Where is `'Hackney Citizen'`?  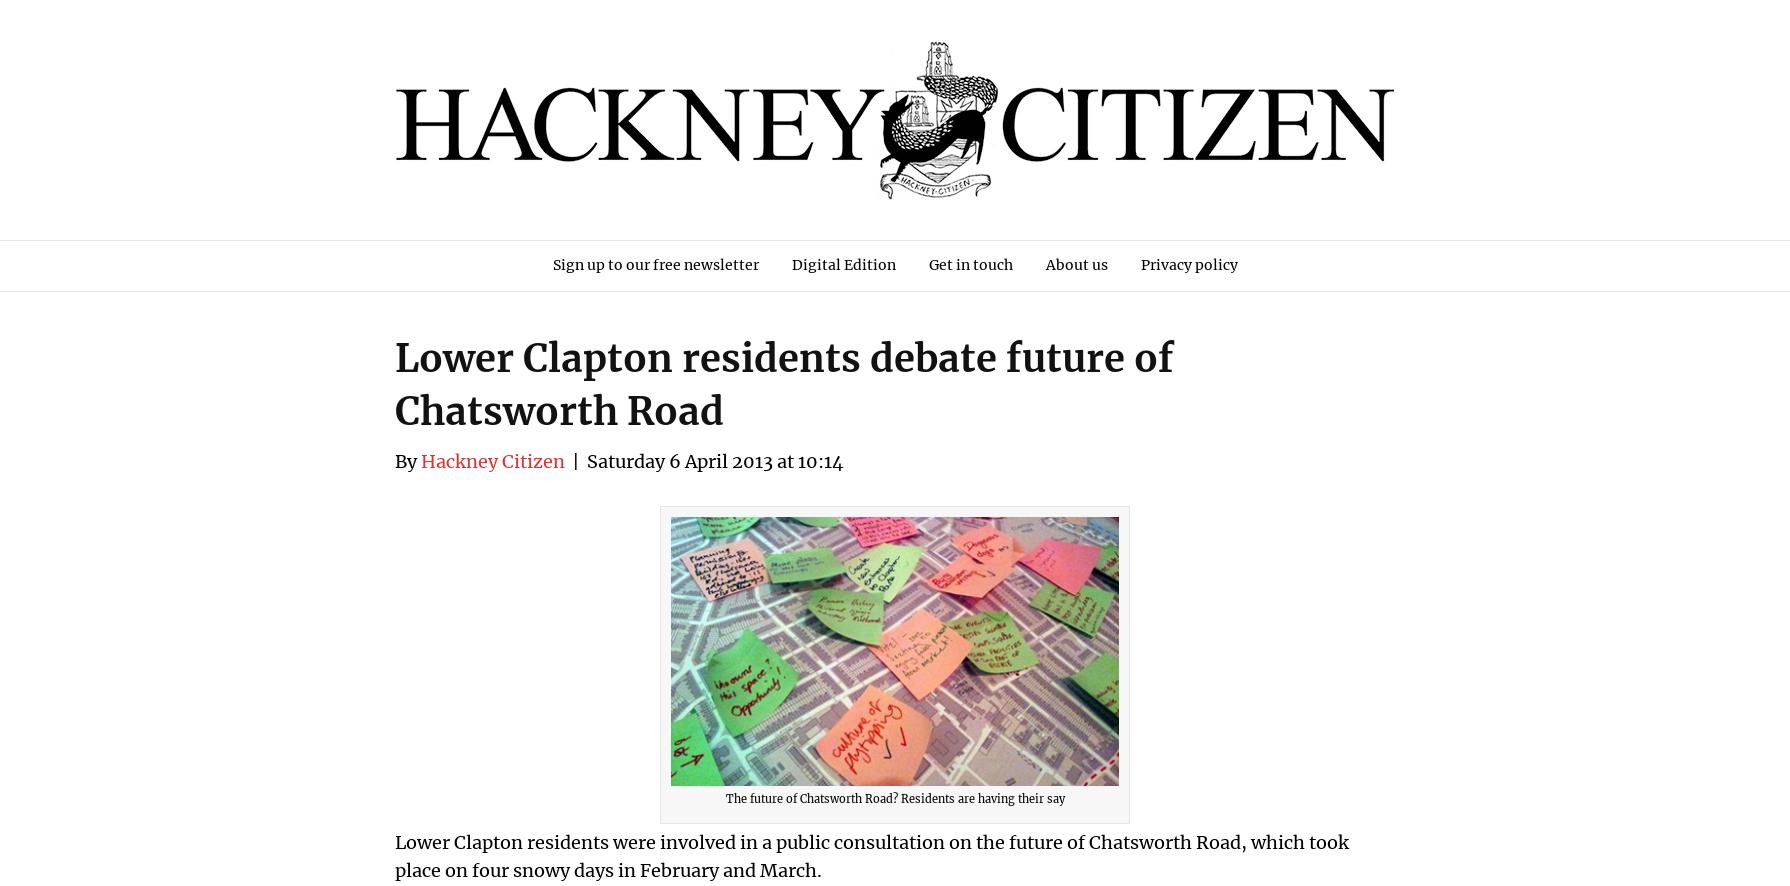
'Hackney Citizen' is located at coordinates (491, 460).